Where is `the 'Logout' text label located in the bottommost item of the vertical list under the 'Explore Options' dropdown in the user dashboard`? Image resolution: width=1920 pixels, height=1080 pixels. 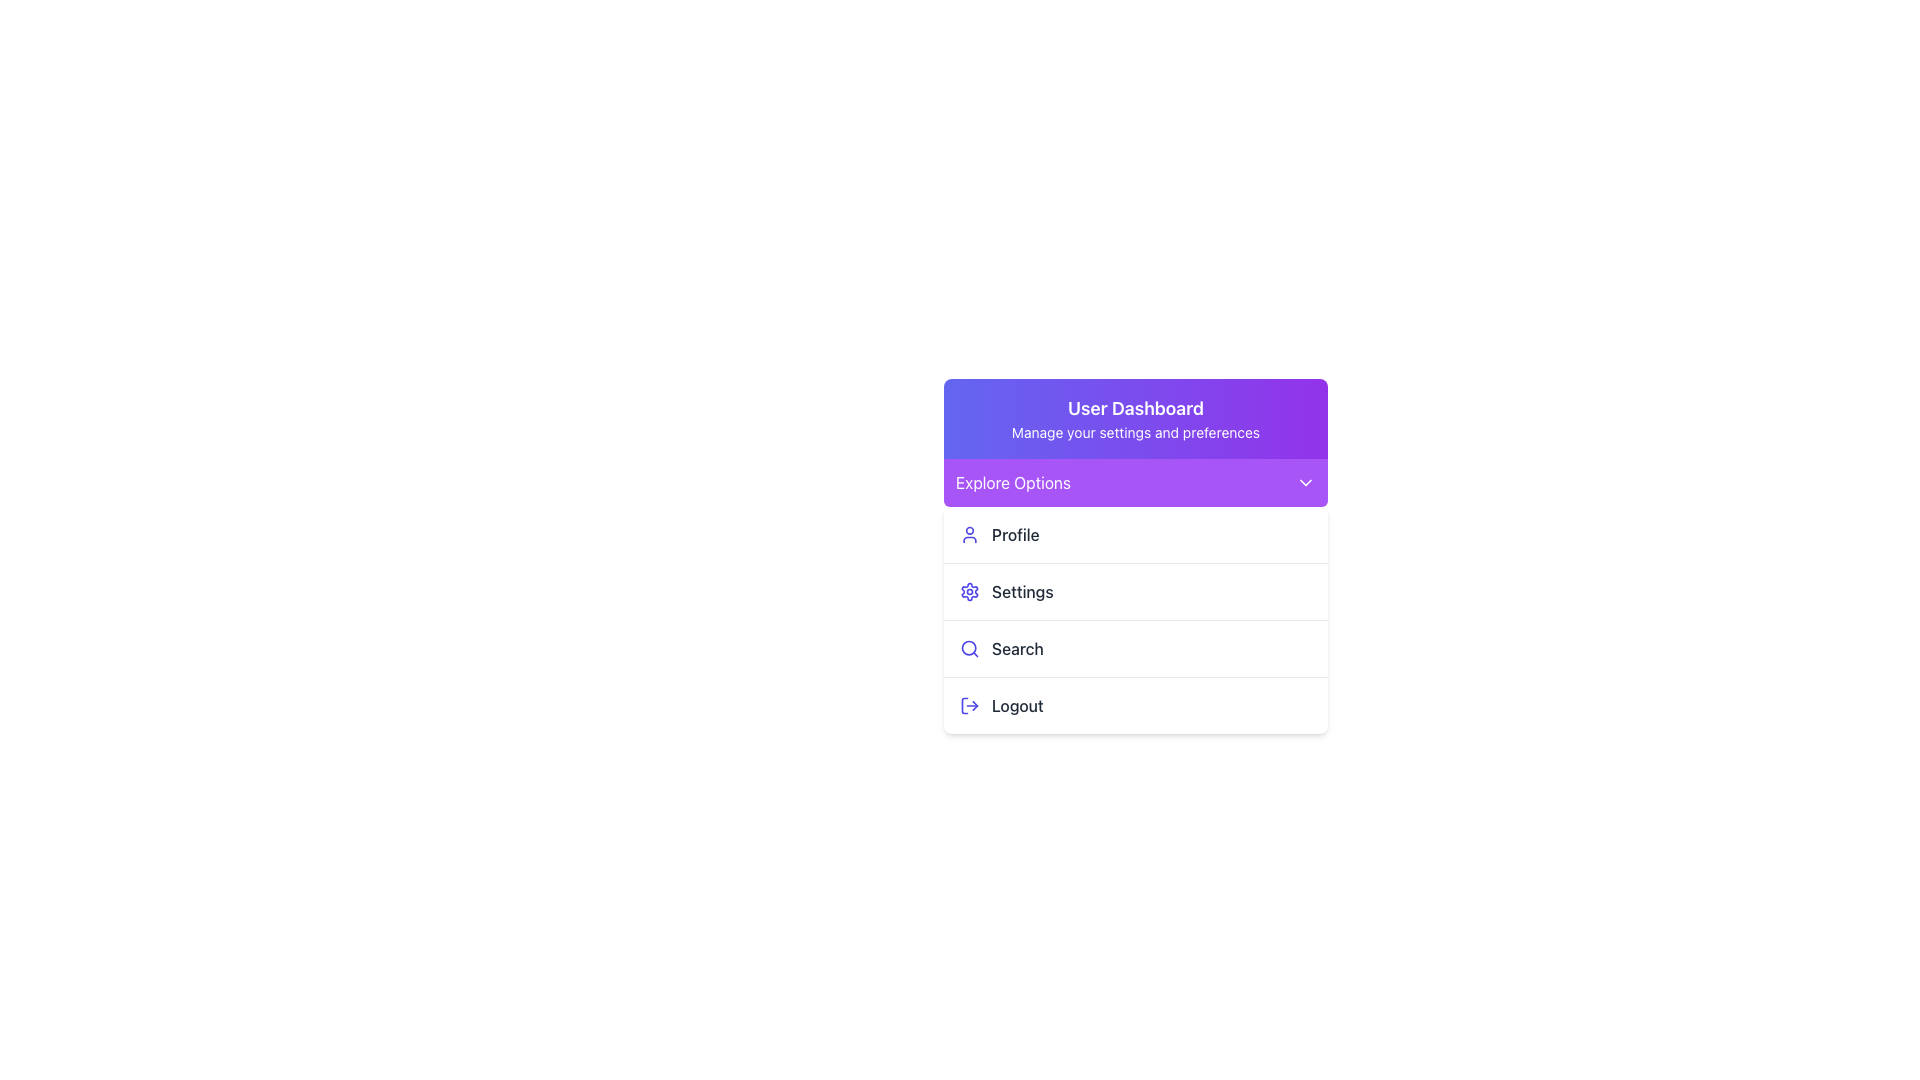 the 'Logout' text label located in the bottommost item of the vertical list under the 'Explore Options' dropdown in the user dashboard is located at coordinates (1017, 704).